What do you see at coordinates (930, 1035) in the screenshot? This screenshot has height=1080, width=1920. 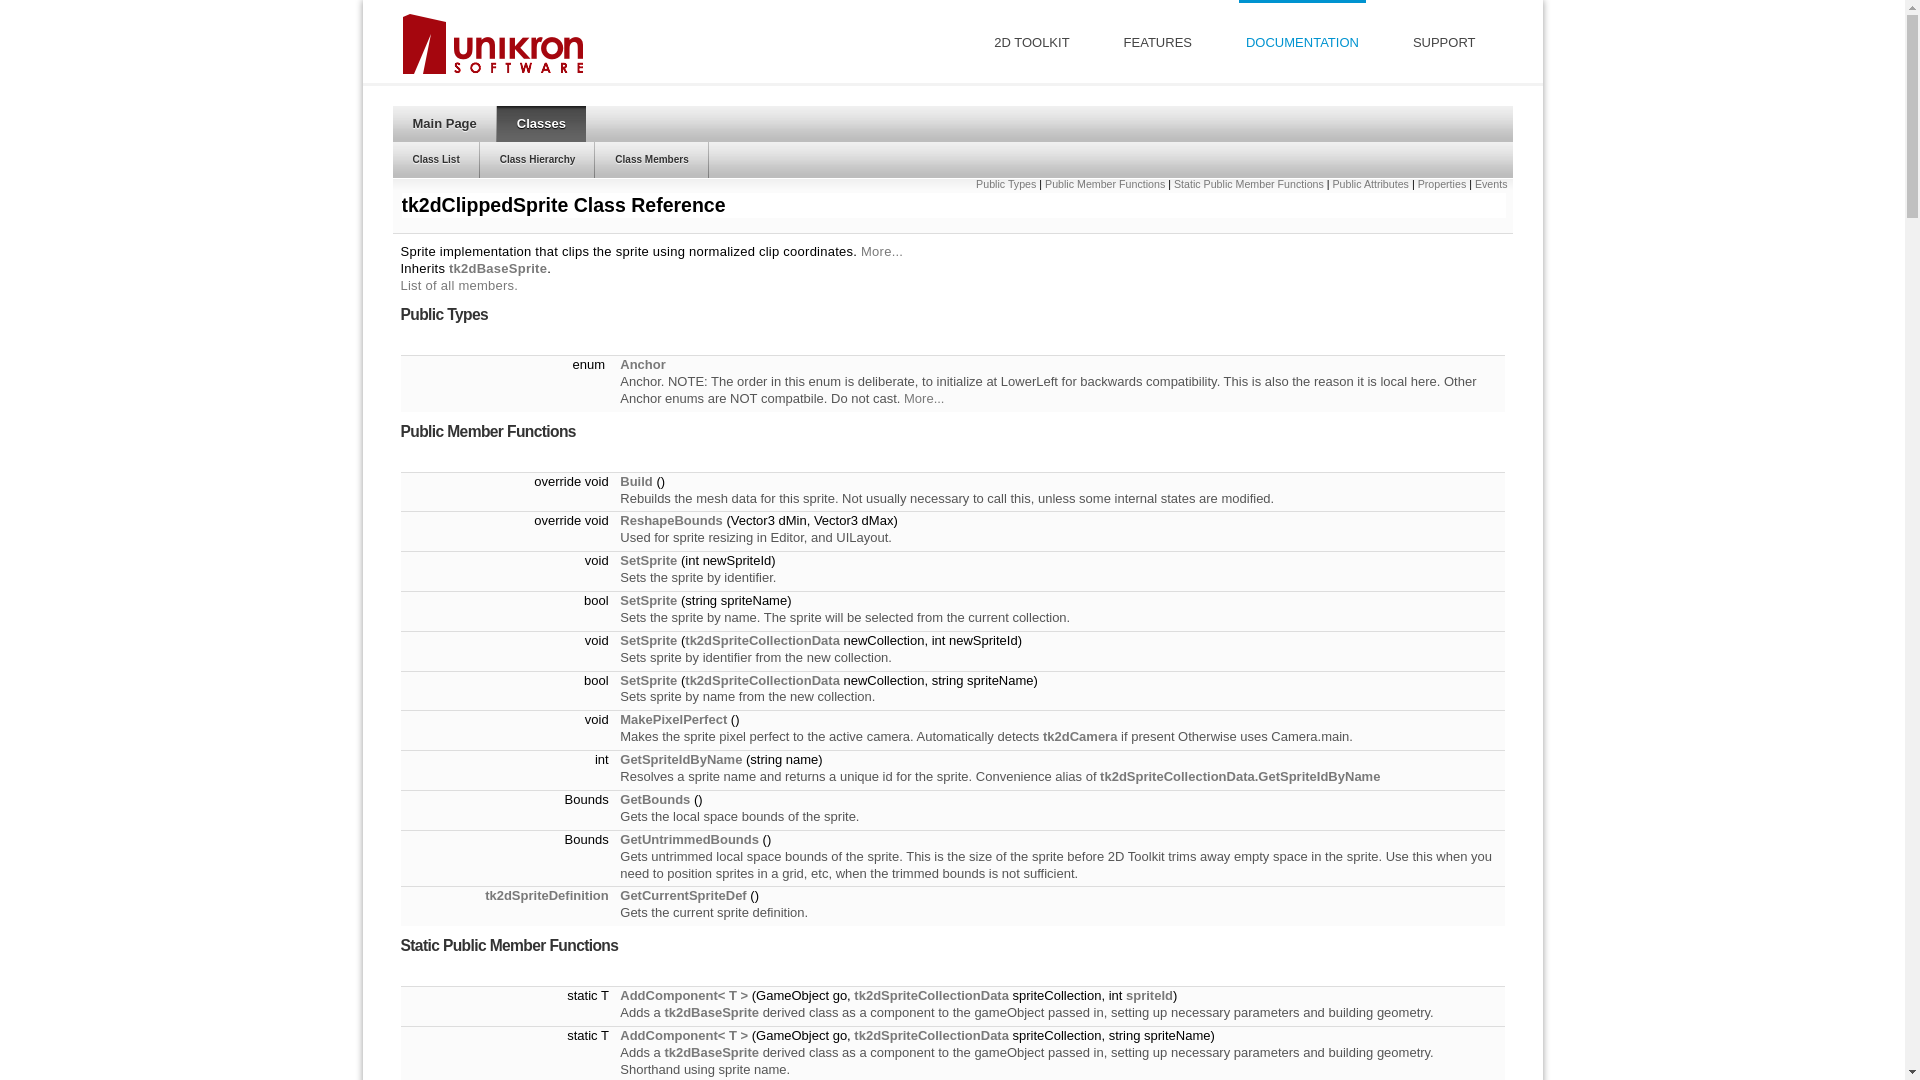 I see `'tk2dSpriteCollectionData'` at bounding box center [930, 1035].